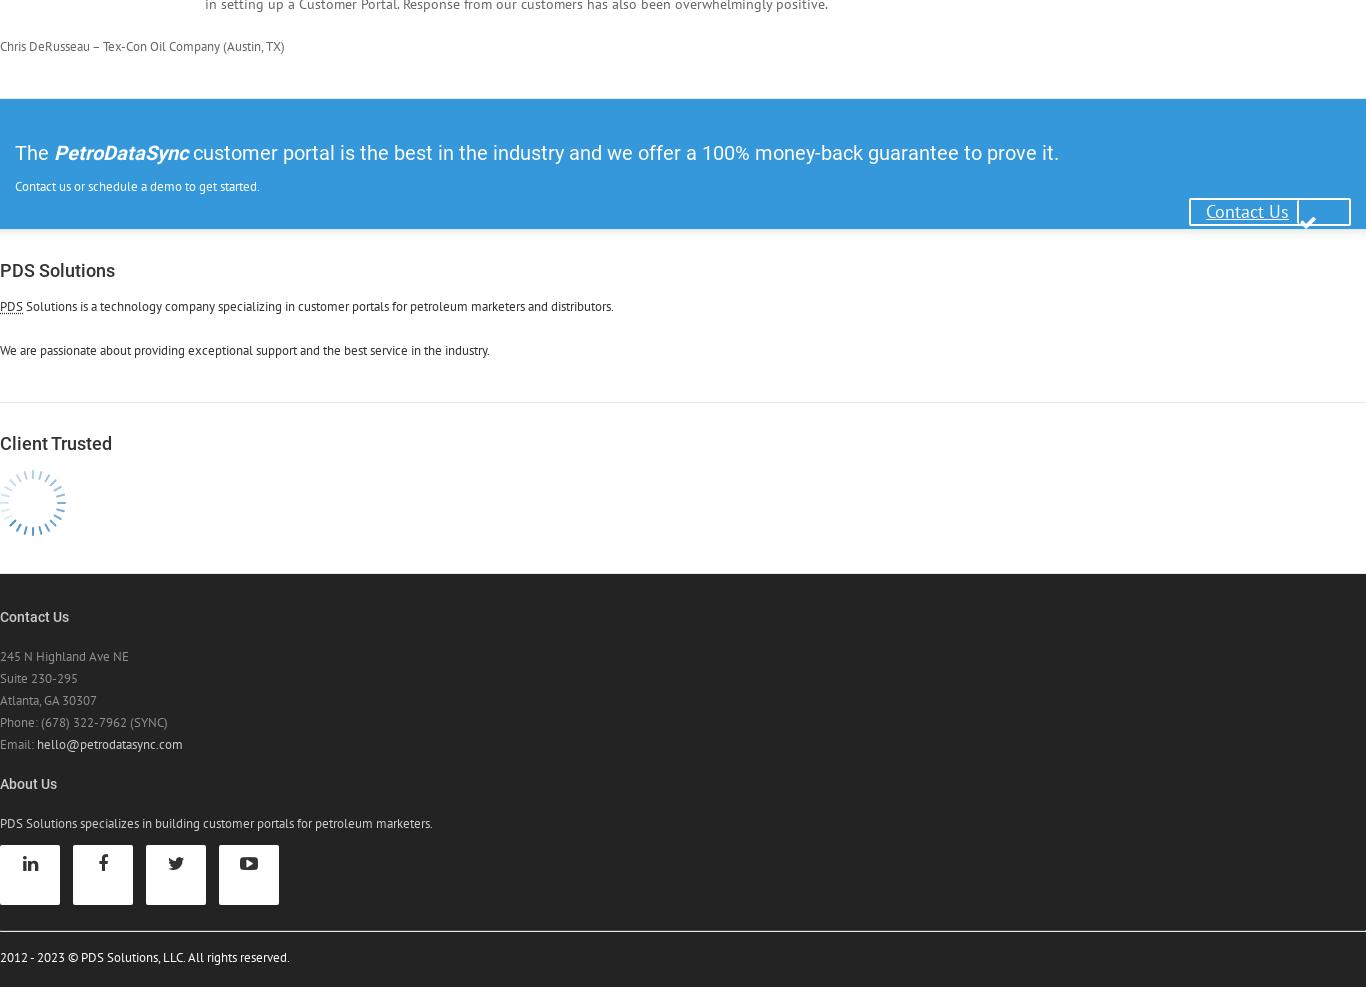 The width and height of the screenshot is (1366, 987). Describe the element at coordinates (120, 150) in the screenshot. I see `'PetroDataSync'` at that location.